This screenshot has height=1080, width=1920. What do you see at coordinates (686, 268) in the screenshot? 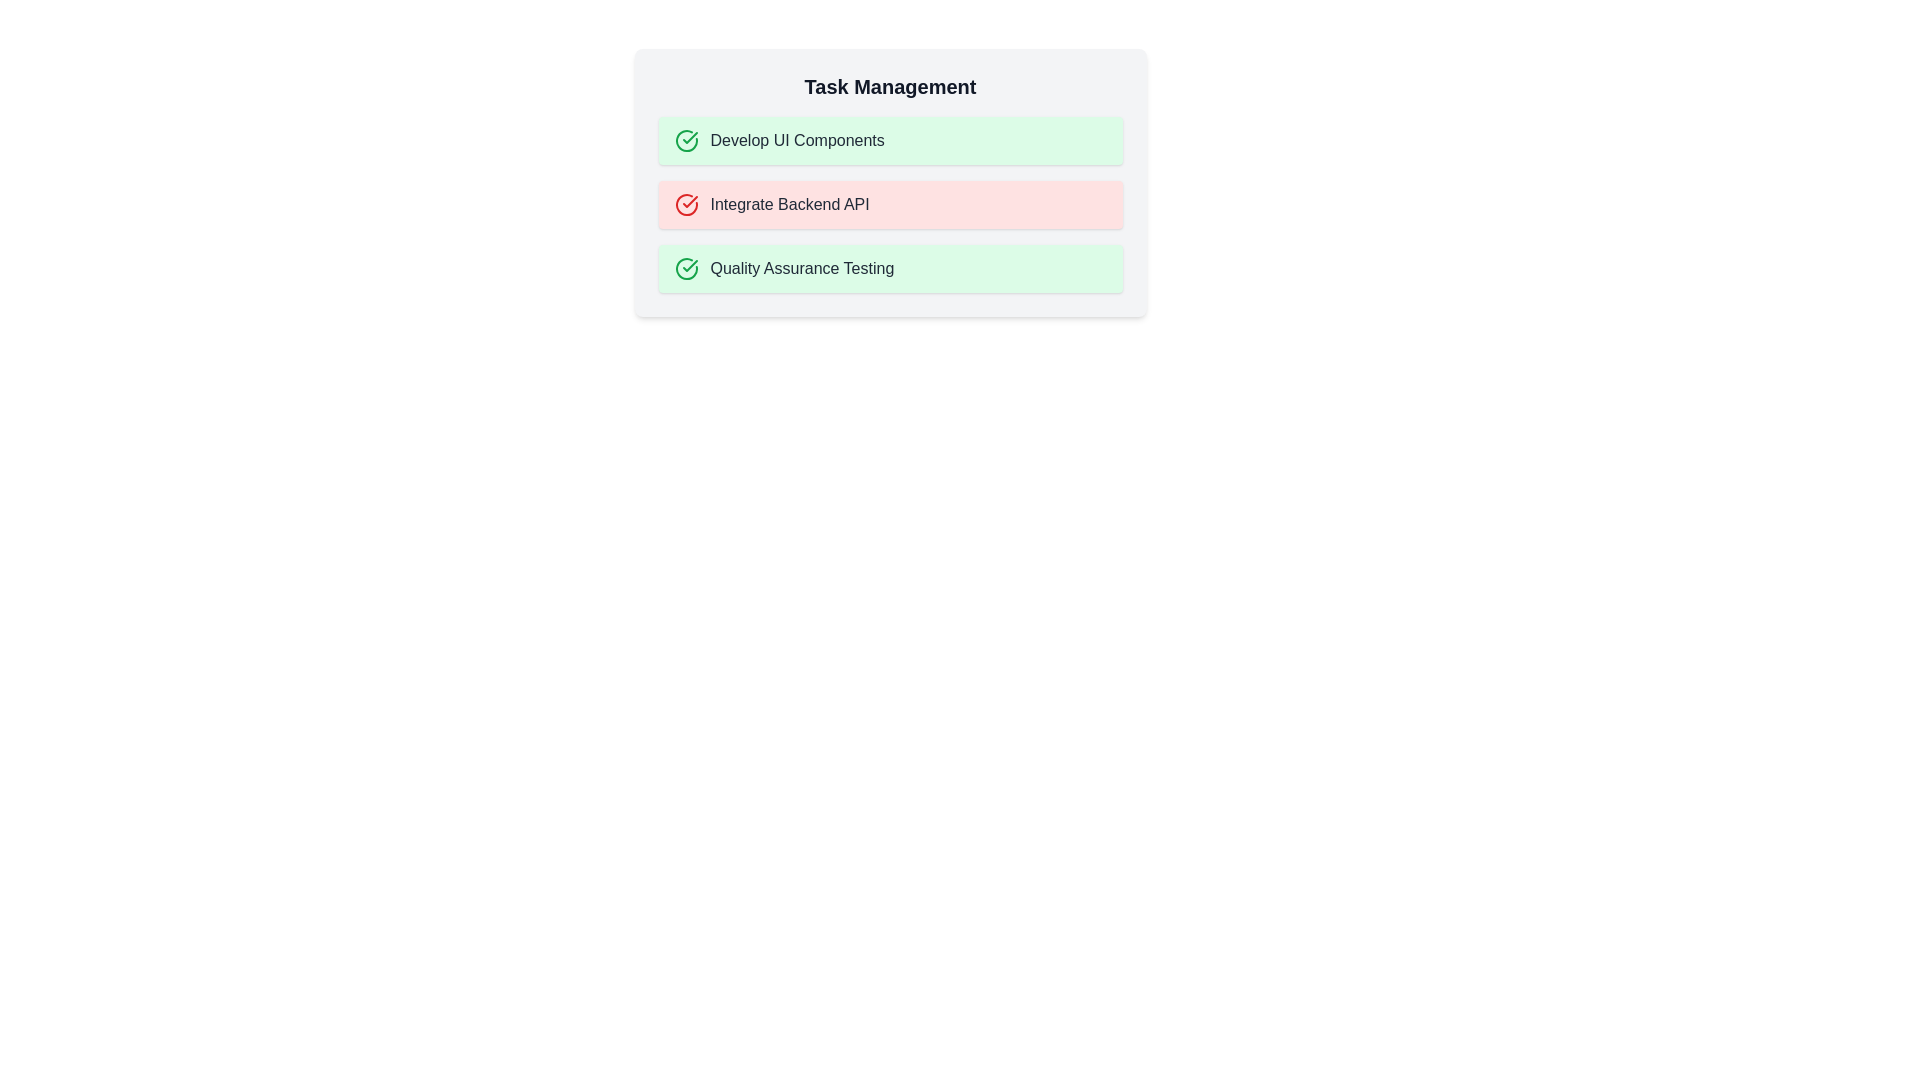
I see `the icon for task Quality Assurance Testing to toggle its status` at bounding box center [686, 268].